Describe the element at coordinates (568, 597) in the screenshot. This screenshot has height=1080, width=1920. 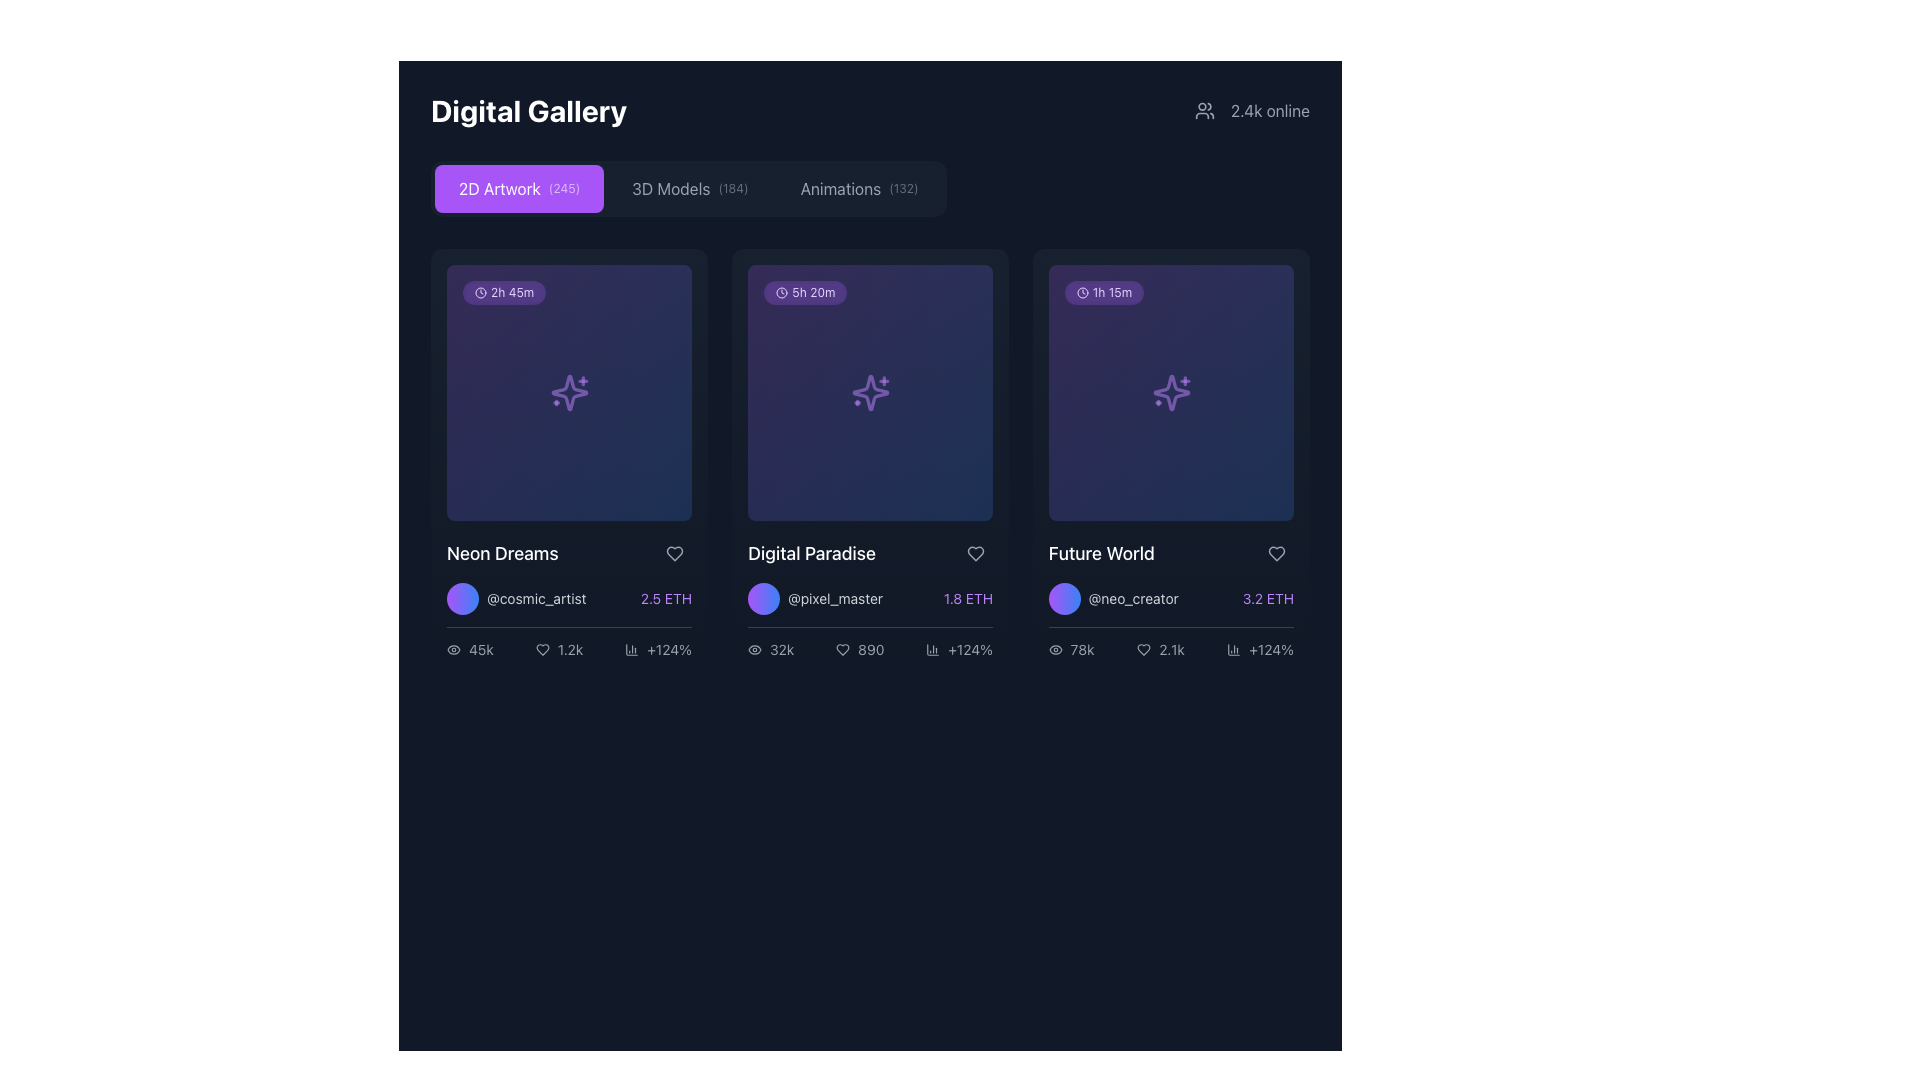
I see `the digital artwork card located in the bottom-left quadrant of the interface` at that location.